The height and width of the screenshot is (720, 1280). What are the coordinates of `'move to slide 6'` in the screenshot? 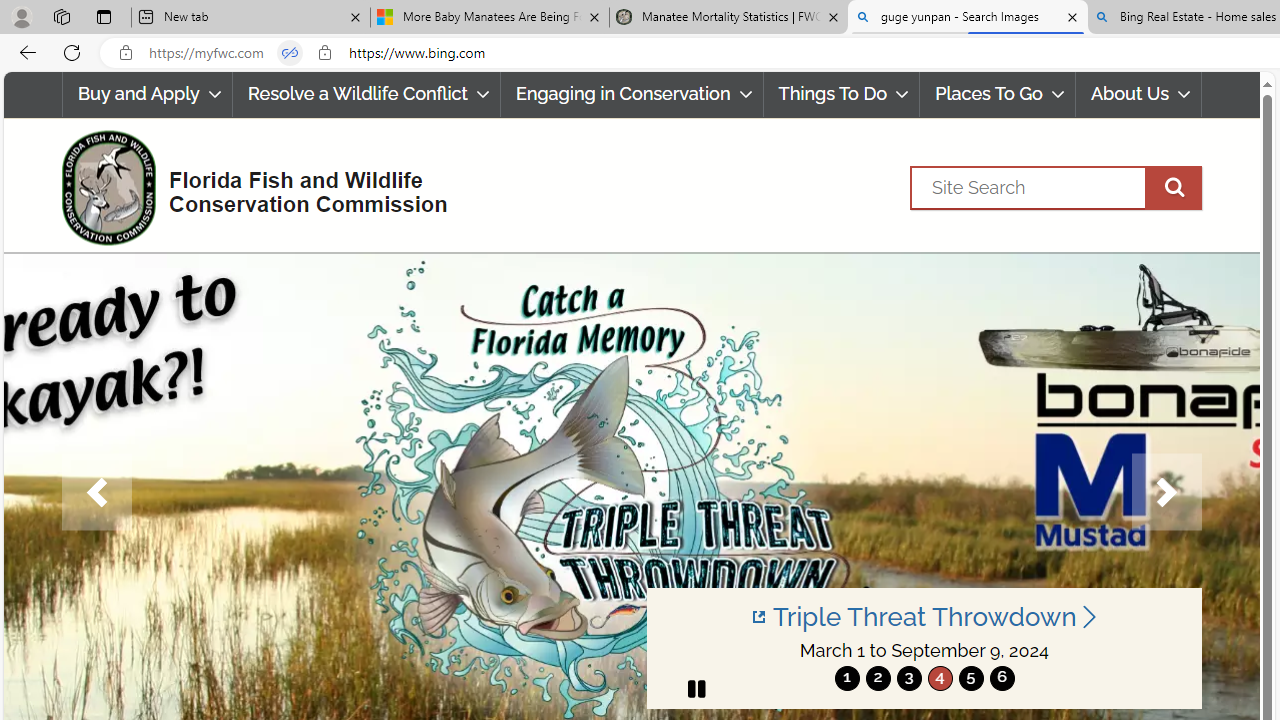 It's located at (1002, 677).